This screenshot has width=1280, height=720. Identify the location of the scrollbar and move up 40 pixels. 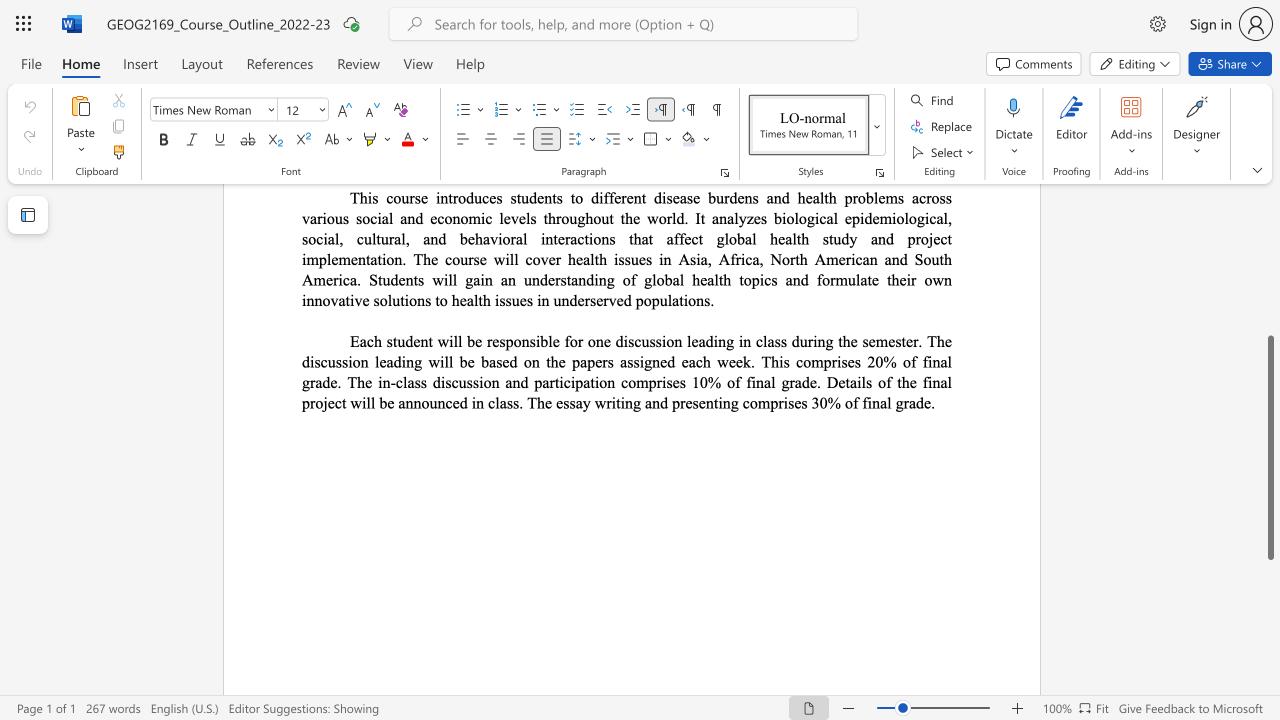
(1269, 447).